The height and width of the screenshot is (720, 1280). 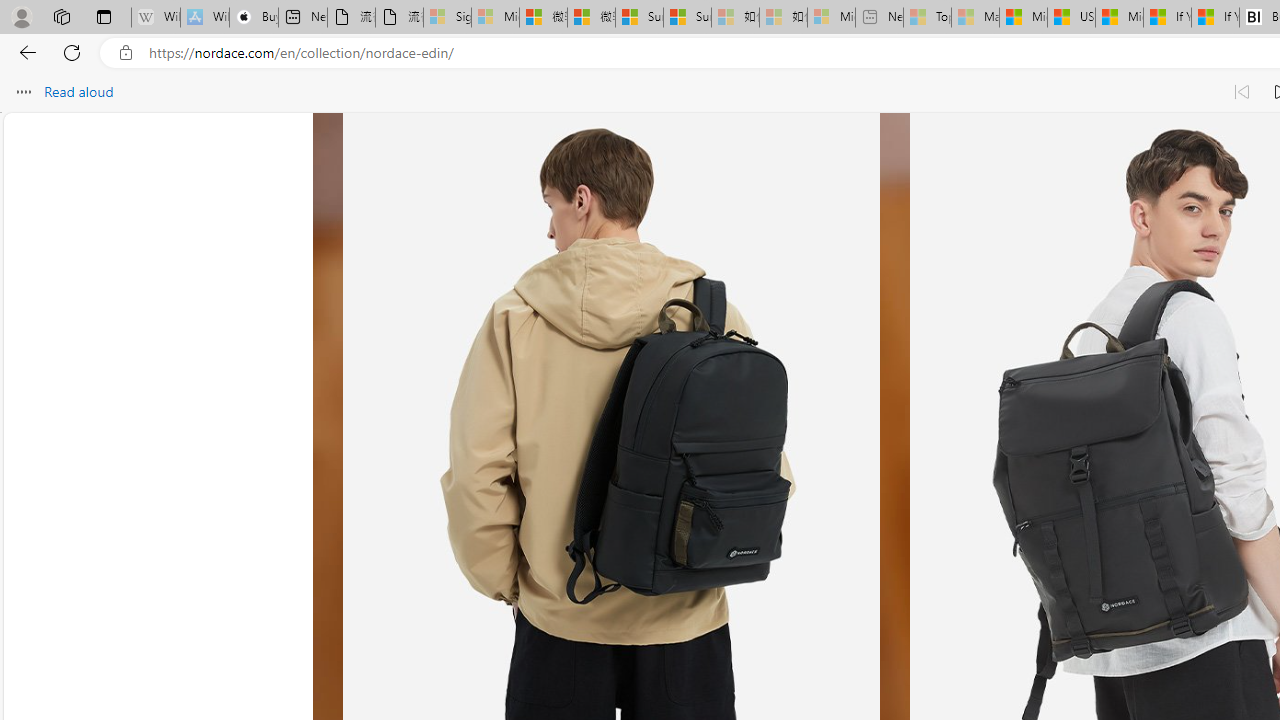 What do you see at coordinates (1118, 17) in the screenshot?
I see `'Microsoft Start'` at bounding box center [1118, 17].